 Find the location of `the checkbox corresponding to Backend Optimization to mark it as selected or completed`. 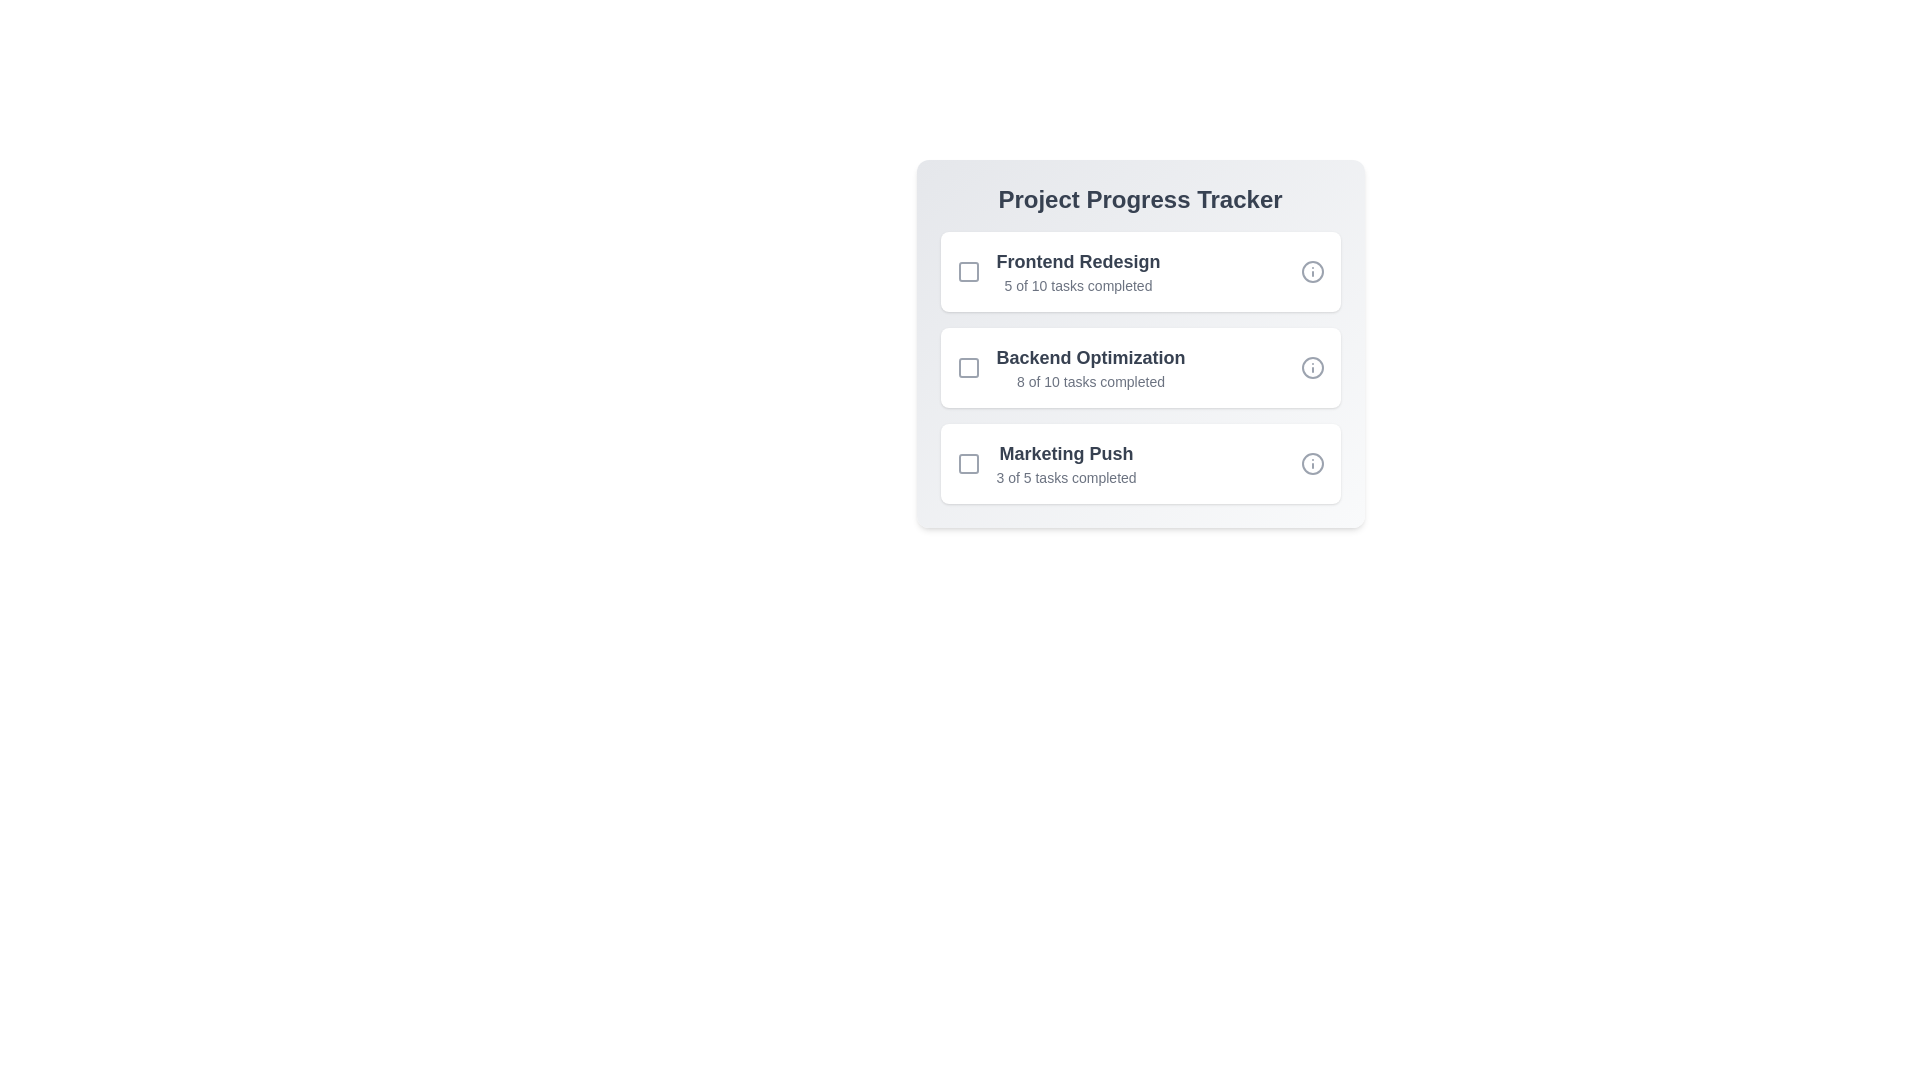

the checkbox corresponding to Backend Optimization to mark it as selected or completed is located at coordinates (968, 367).